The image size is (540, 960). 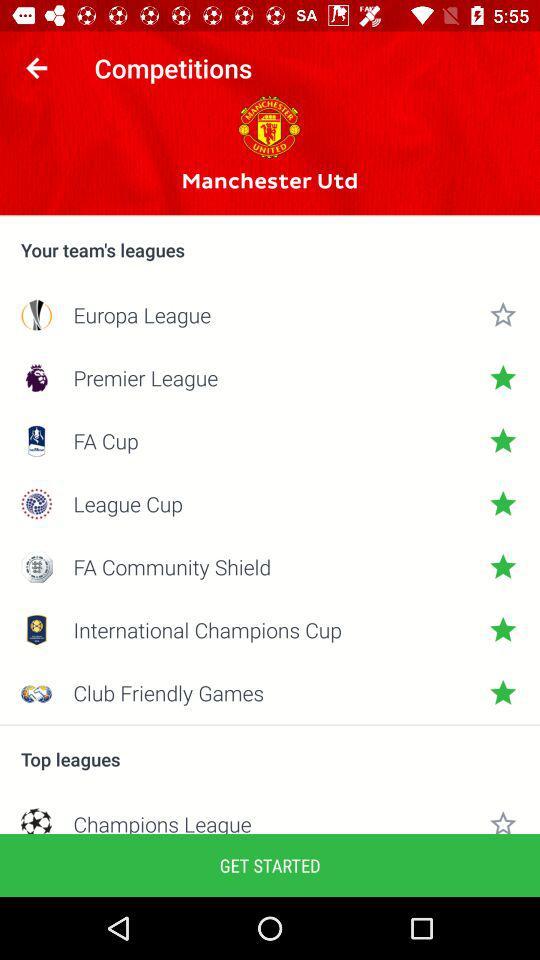 I want to click on the fa cup item, so click(x=270, y=441).